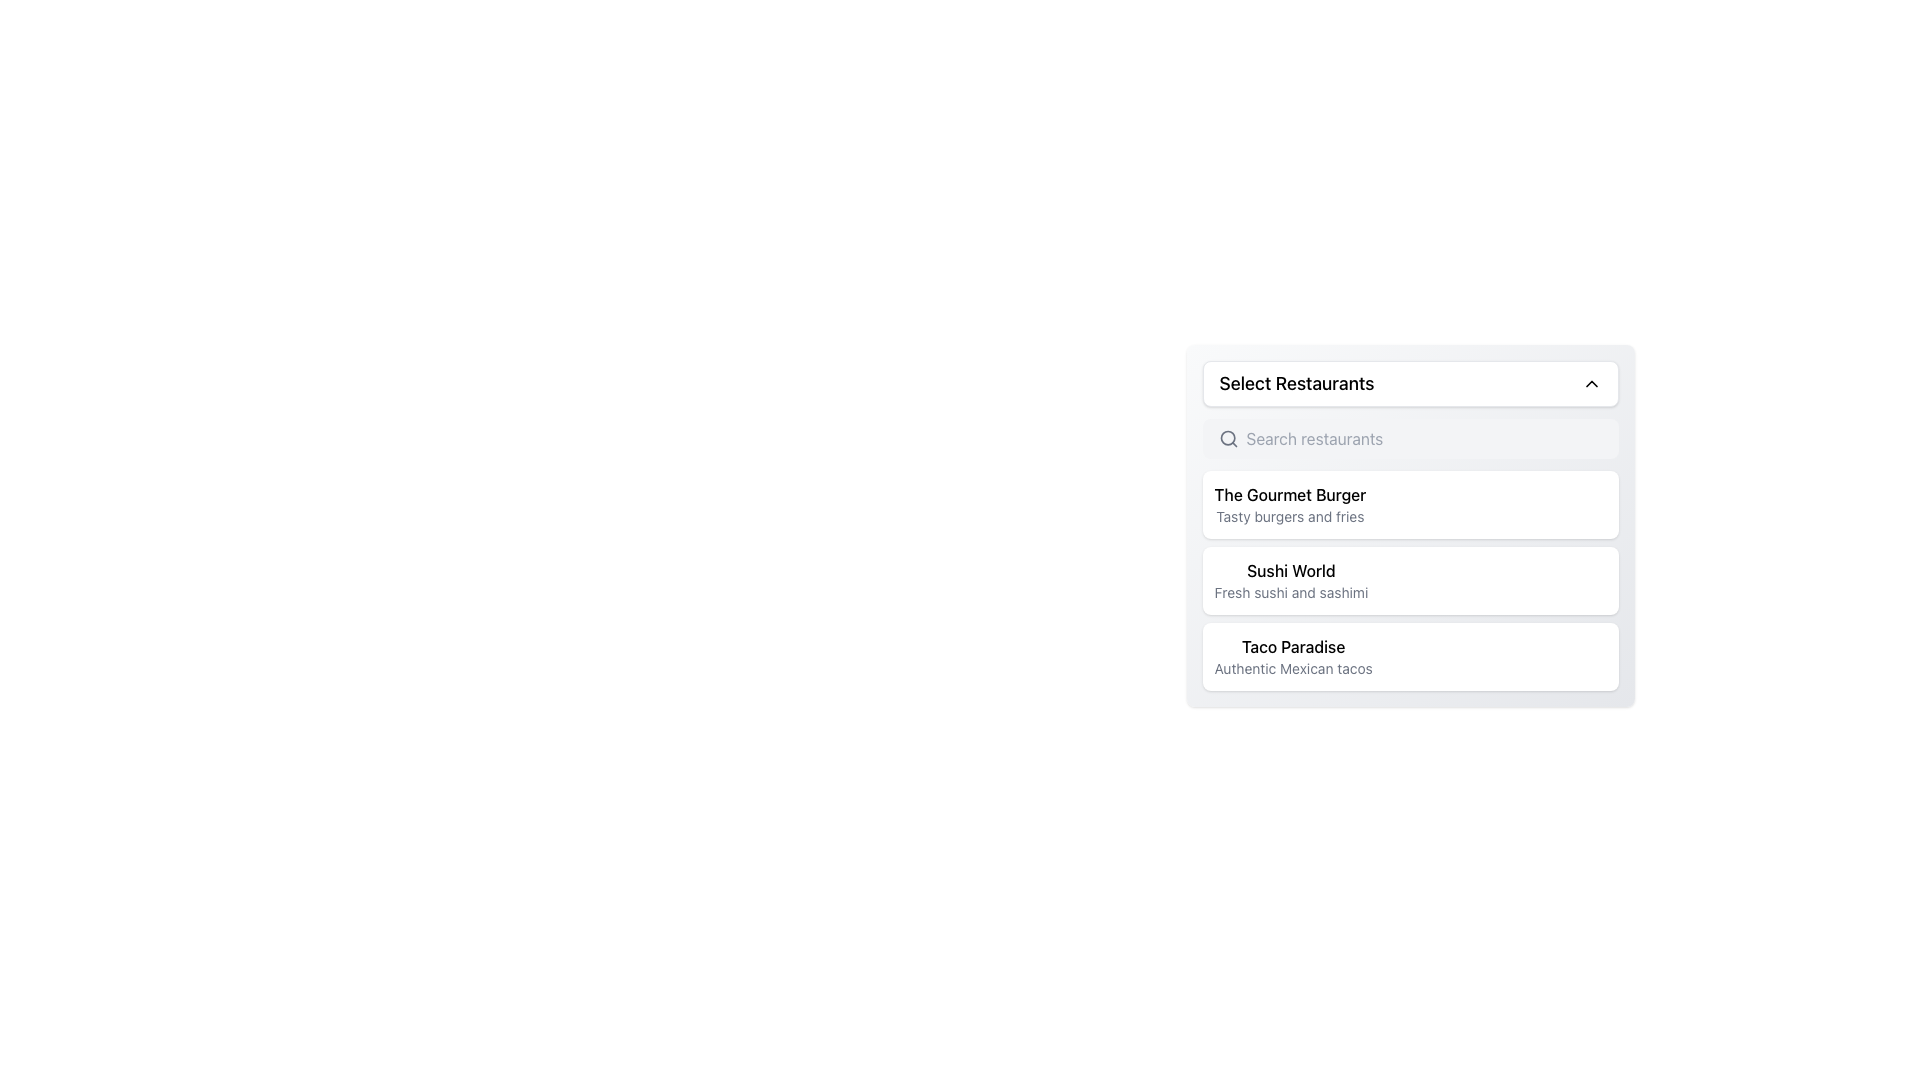 The image size is (1920, 1080). Describe the element at coordinates (1409, 384) in the screenshot. I see `the Dropdown Trigger Button located at the top of the card-like section` at that location.